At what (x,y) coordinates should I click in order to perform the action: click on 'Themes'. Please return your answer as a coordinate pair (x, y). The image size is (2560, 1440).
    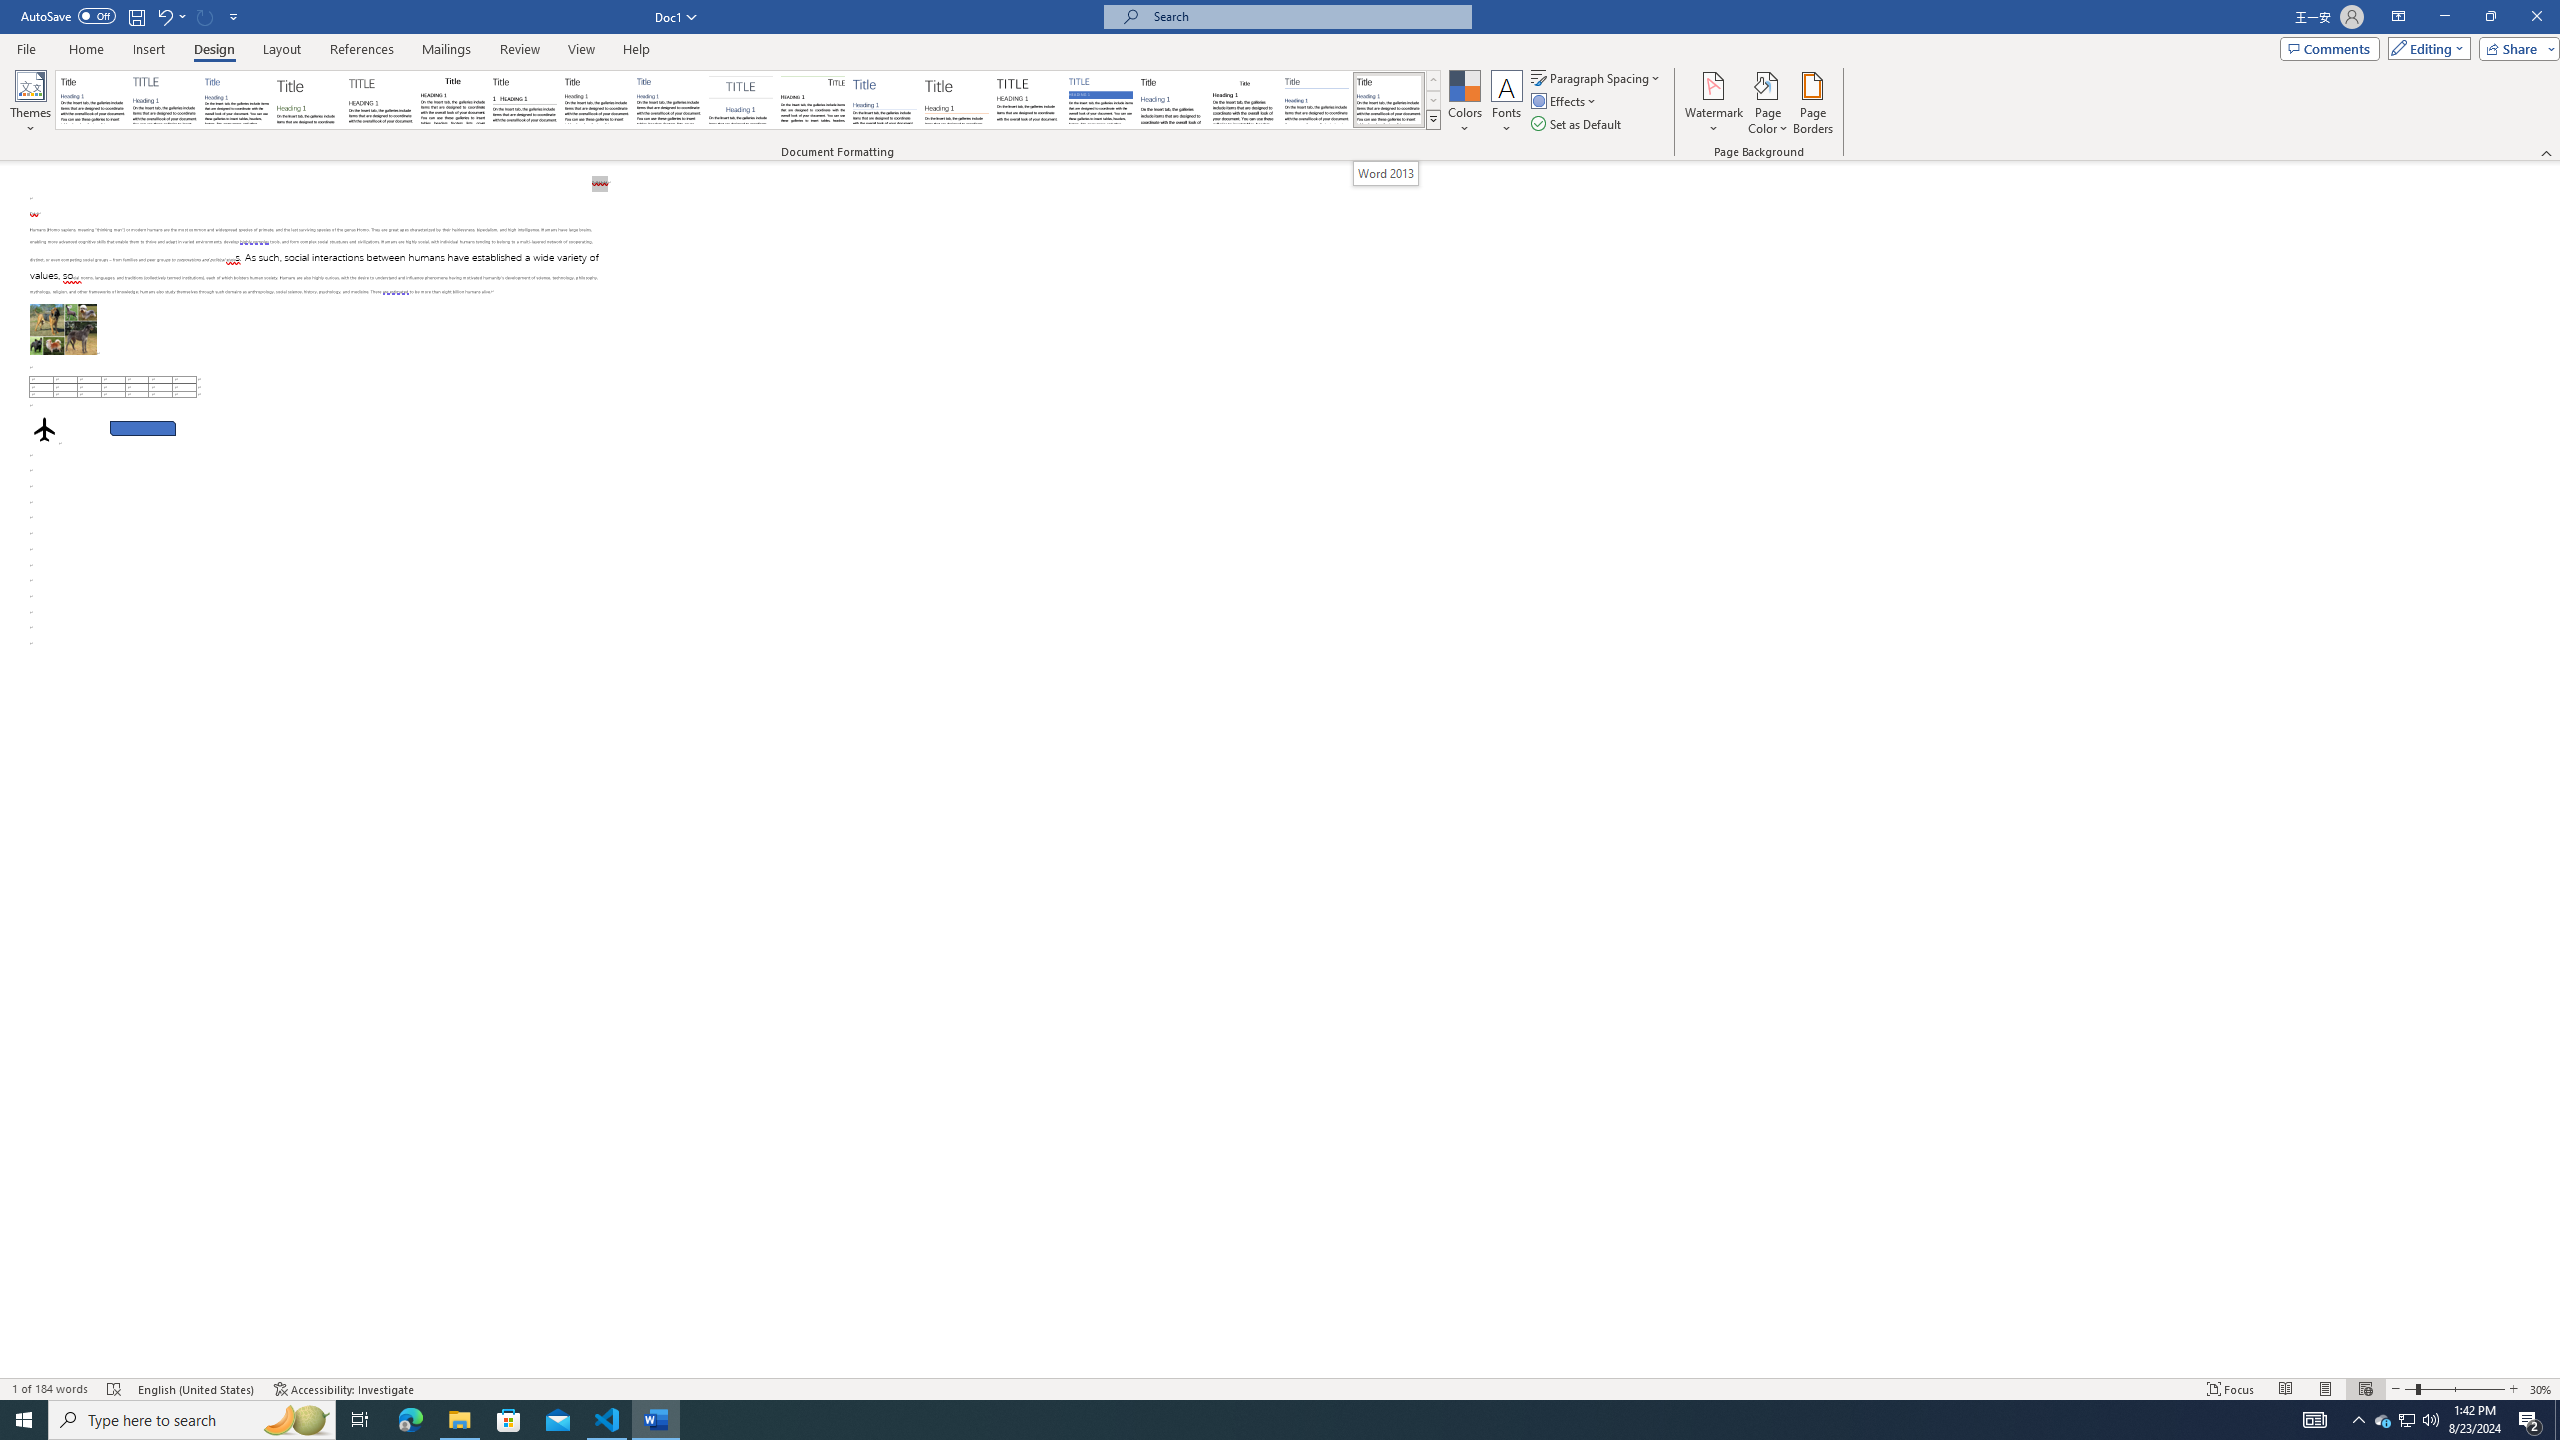
    Looking at the image, I should click on (29, 103).